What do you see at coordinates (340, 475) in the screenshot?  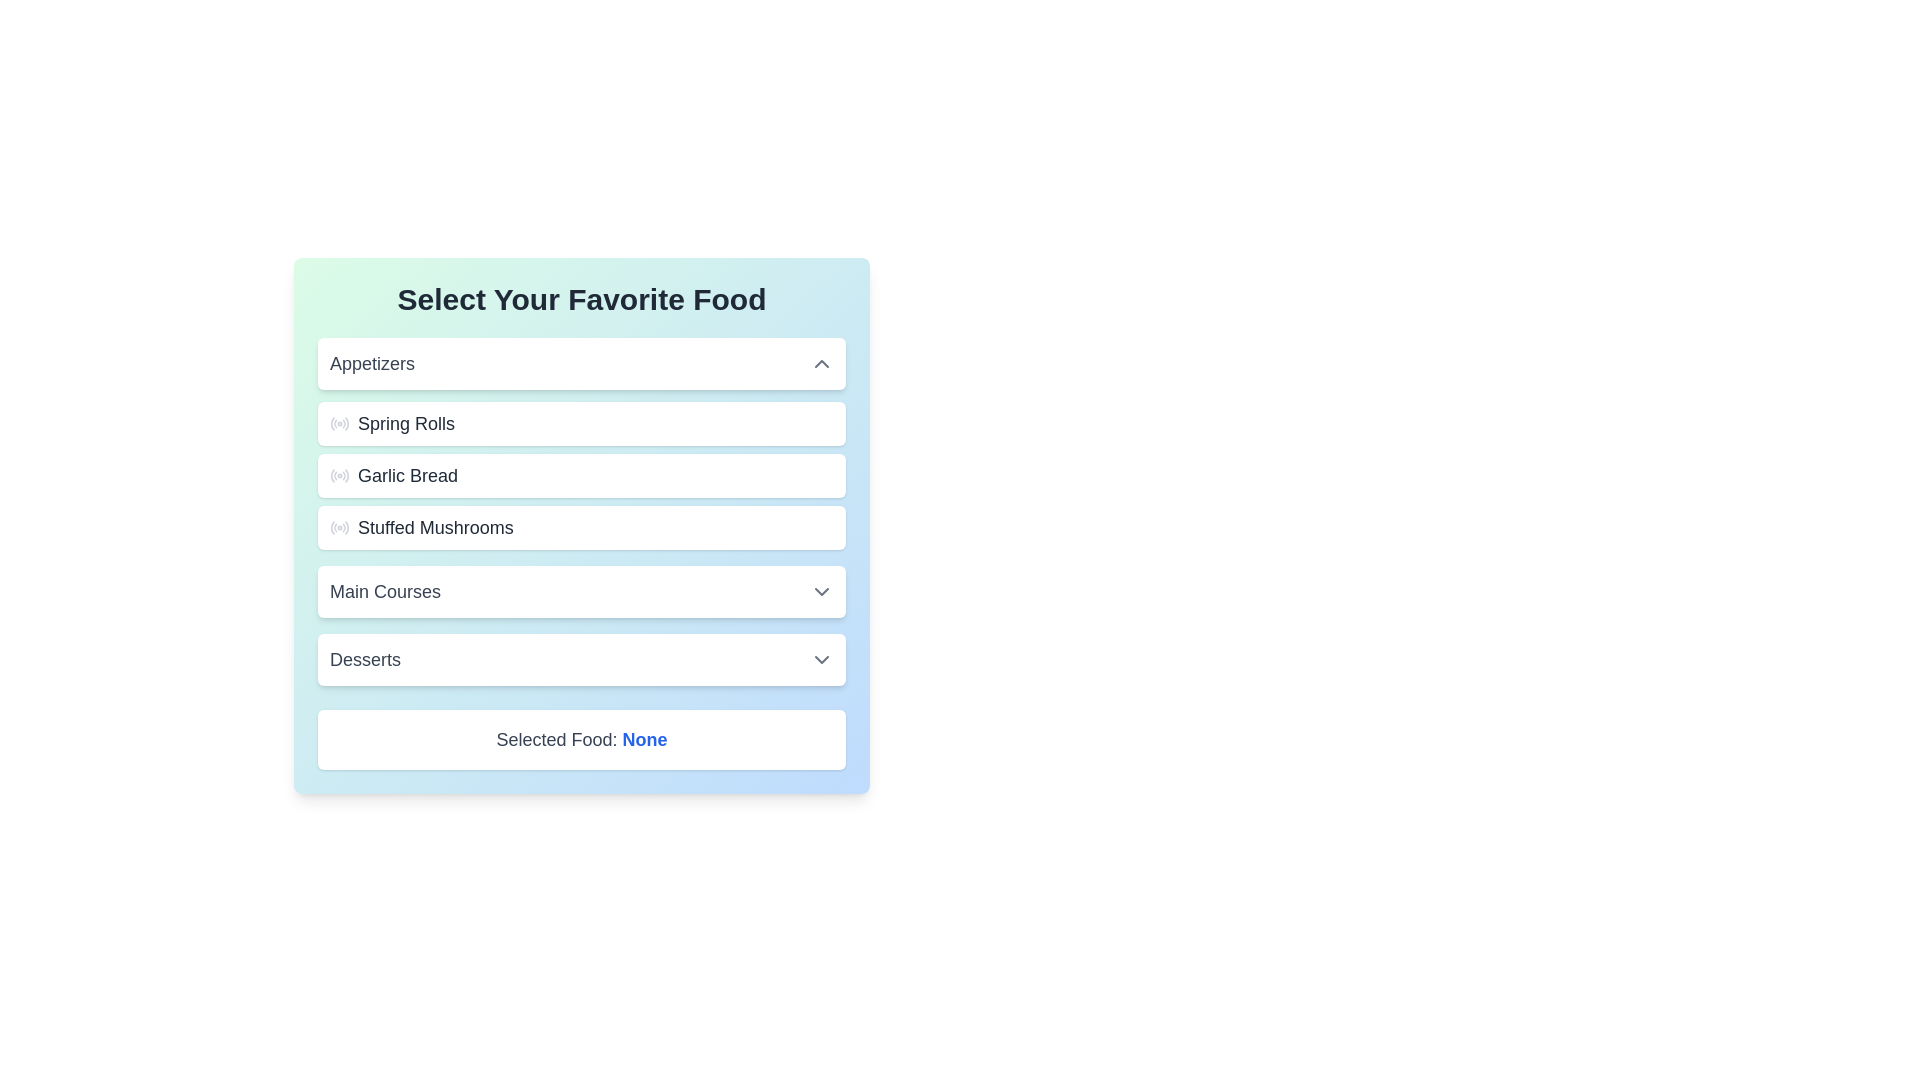 I see `the 'Garlic Bread' radio button located in the 'Appetizers' section to select it as an option` at bounding box center [340, 475].